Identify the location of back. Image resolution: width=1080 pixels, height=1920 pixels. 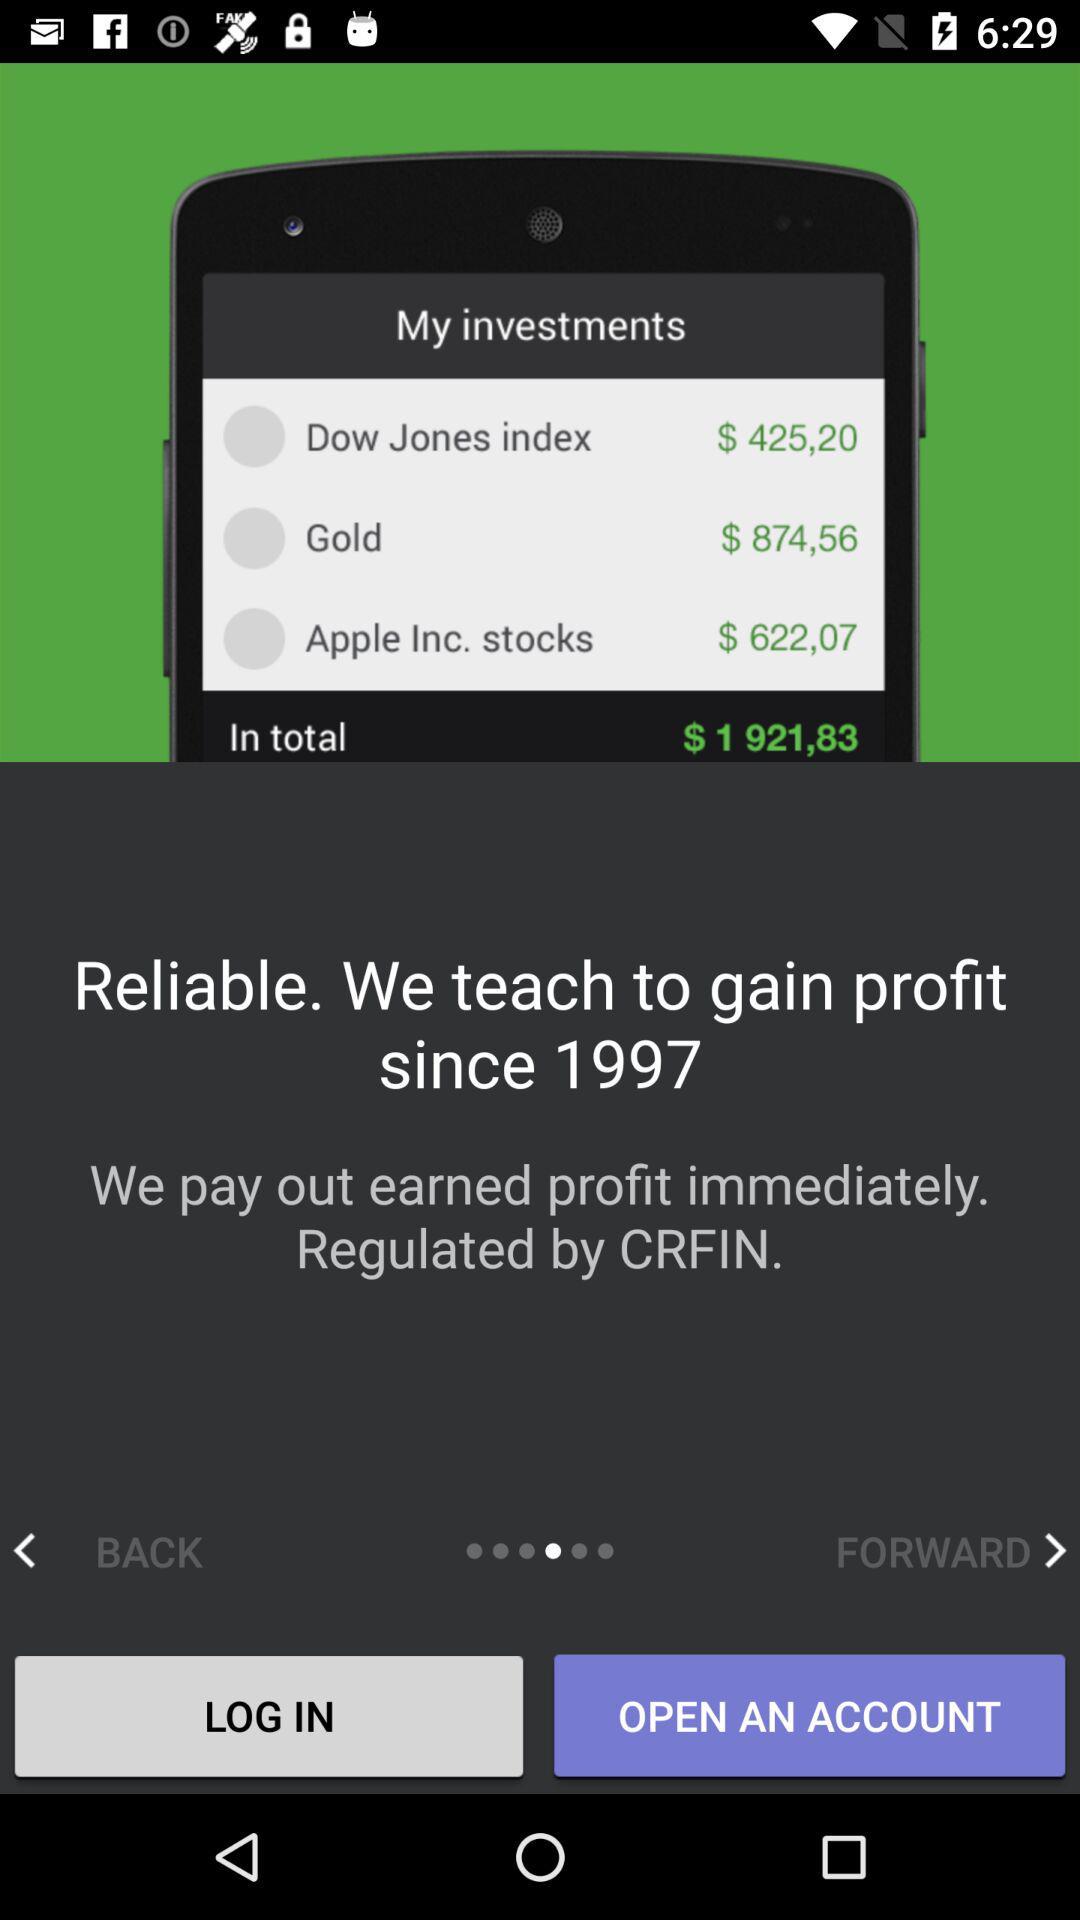
(128, 1549).